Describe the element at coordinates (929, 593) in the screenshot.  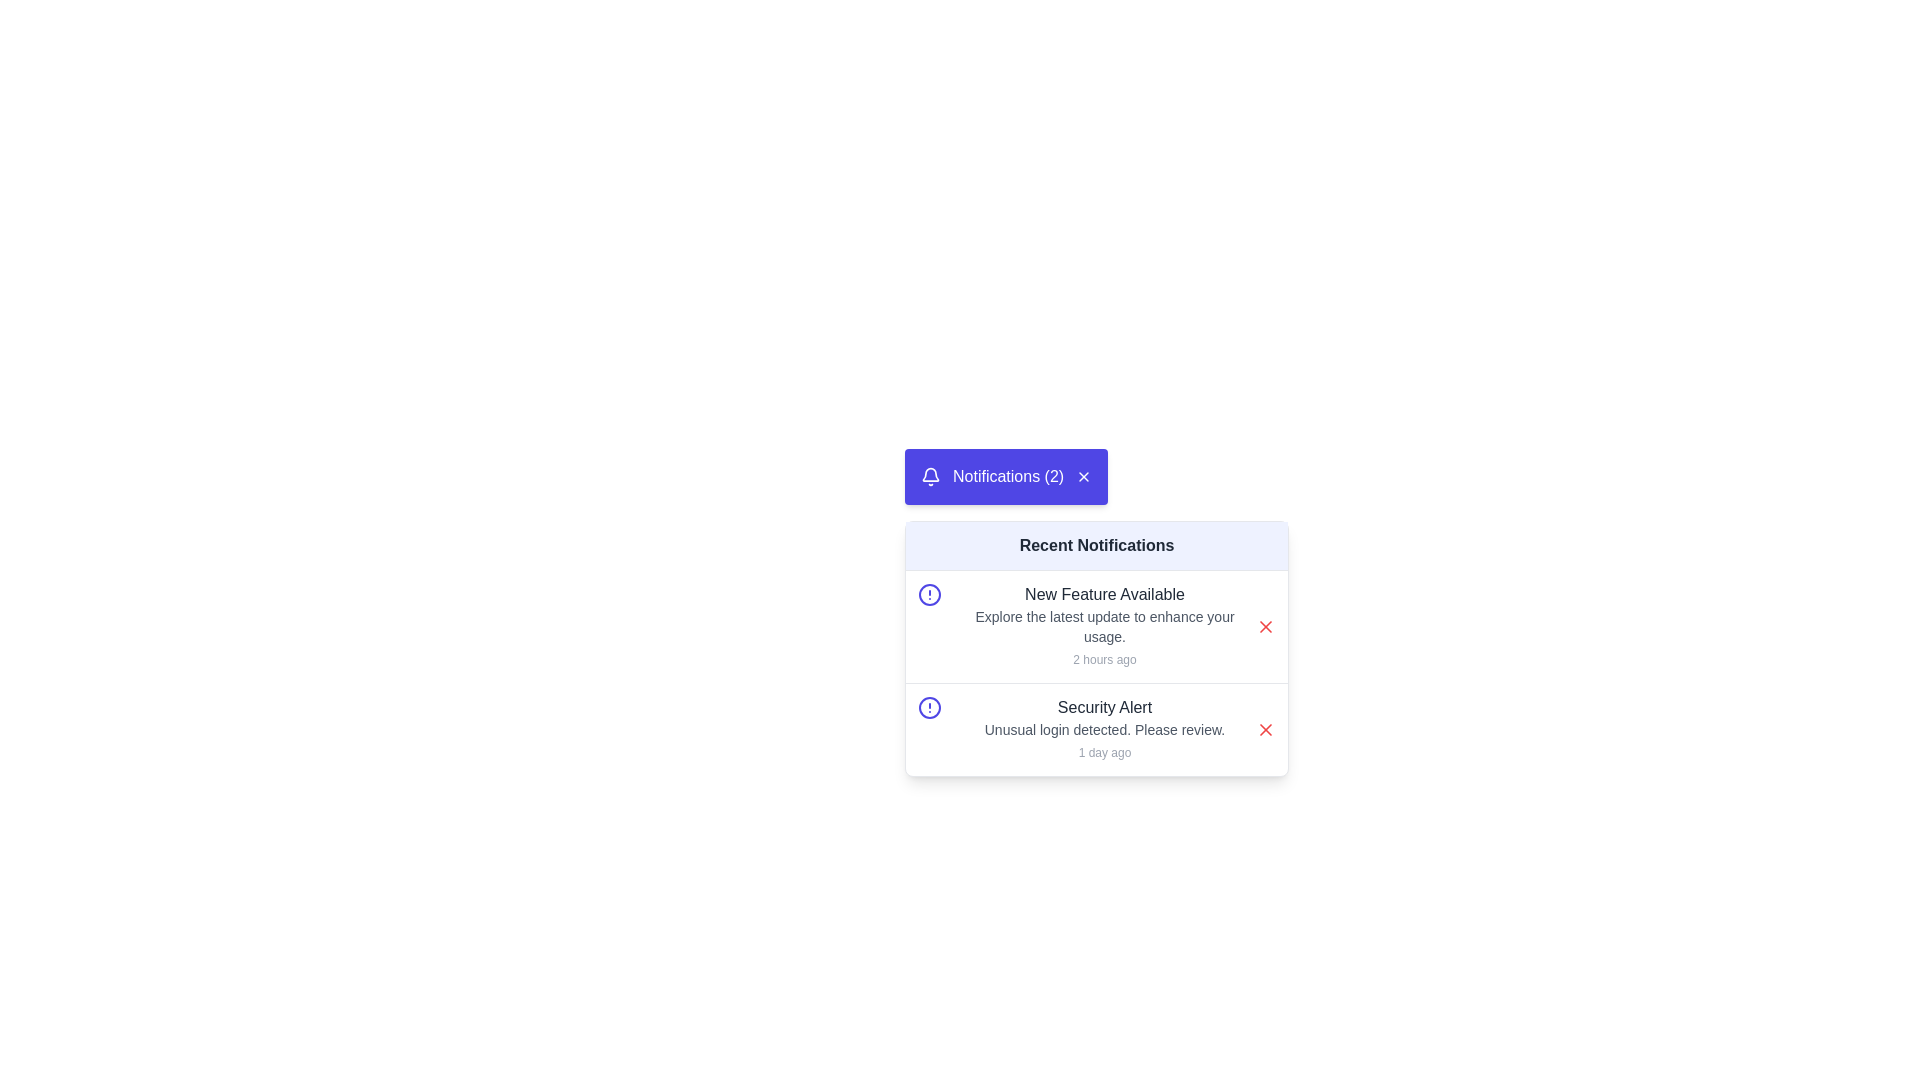
I see `the circular shape representing part of the alert icon, which is located to the left of the 'New Feature Available' notification title` at that location.